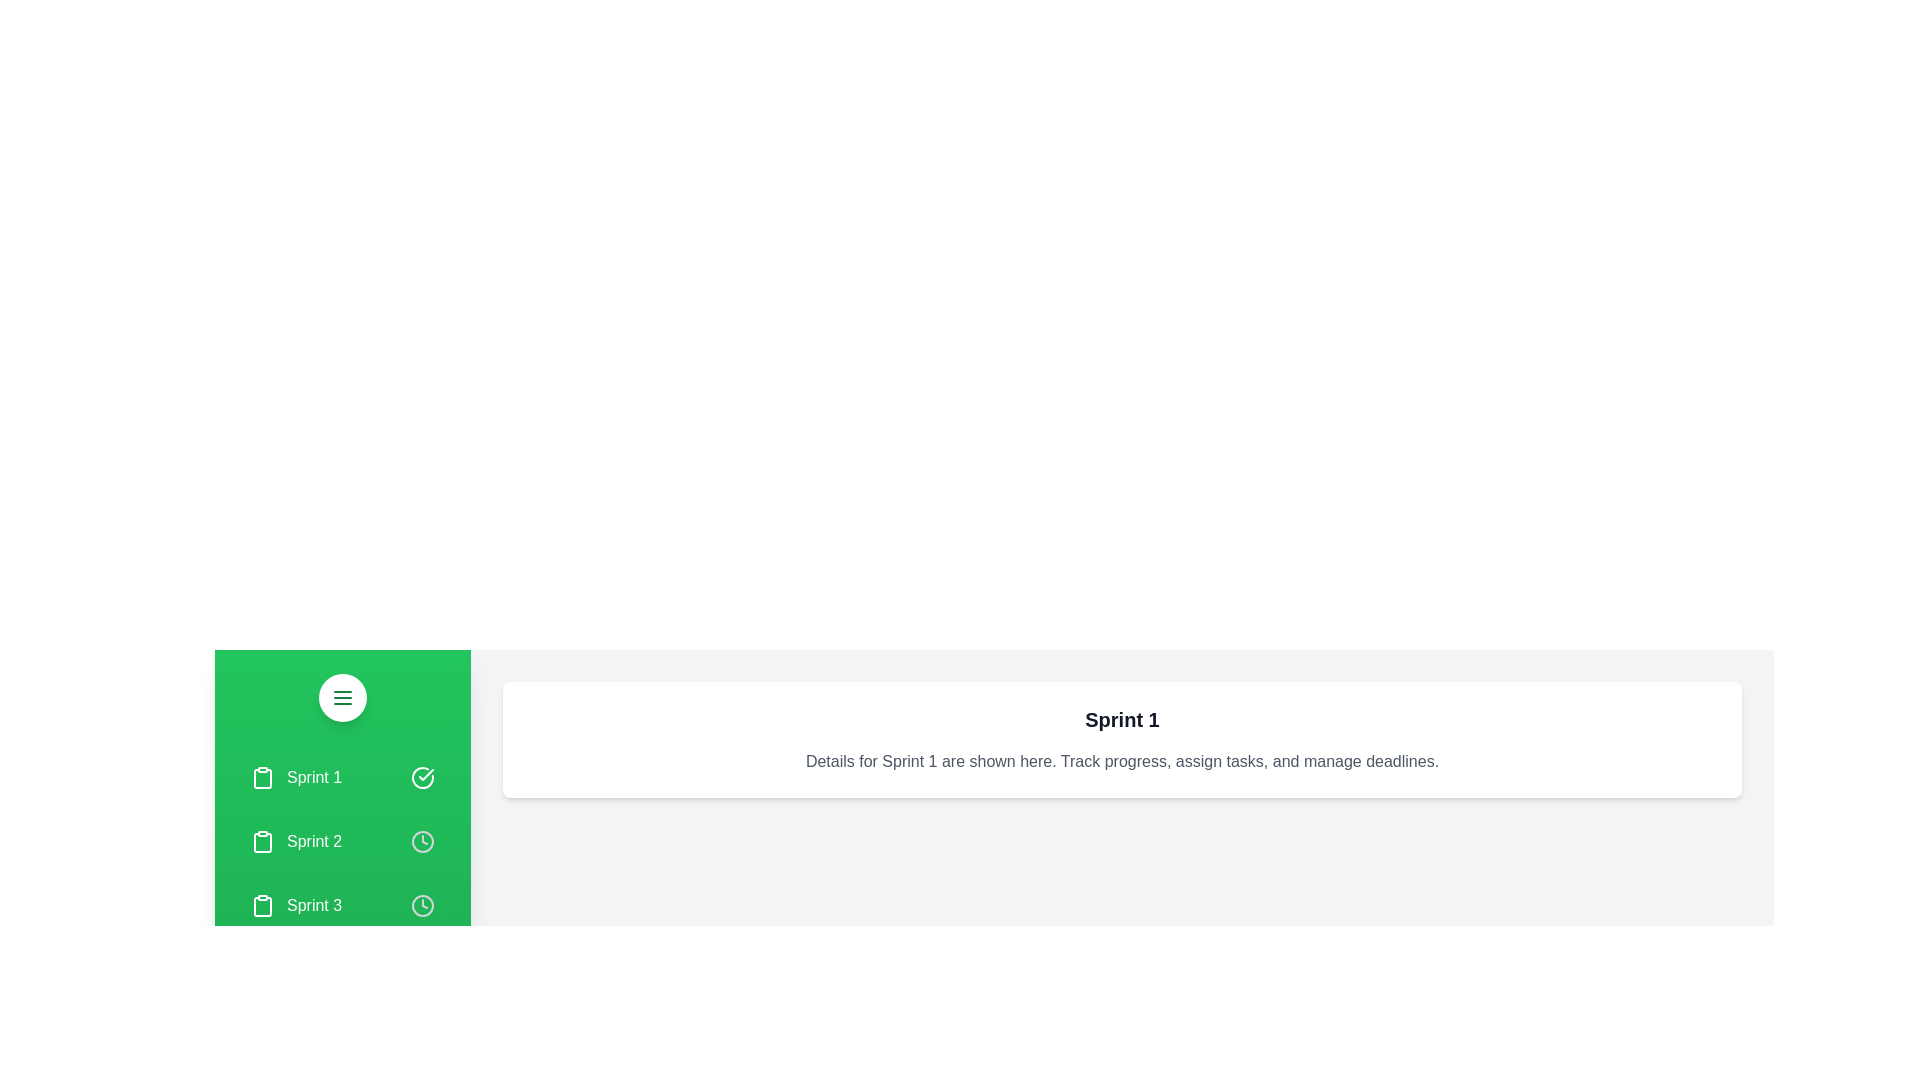 The height and width of the screenshot is (1080, 1920). What do you see at coordinates (342, 841) in the screenshot?
I see `the sprint item Sprint 2 to see the highlight effect` at bounding box center [342, 841].